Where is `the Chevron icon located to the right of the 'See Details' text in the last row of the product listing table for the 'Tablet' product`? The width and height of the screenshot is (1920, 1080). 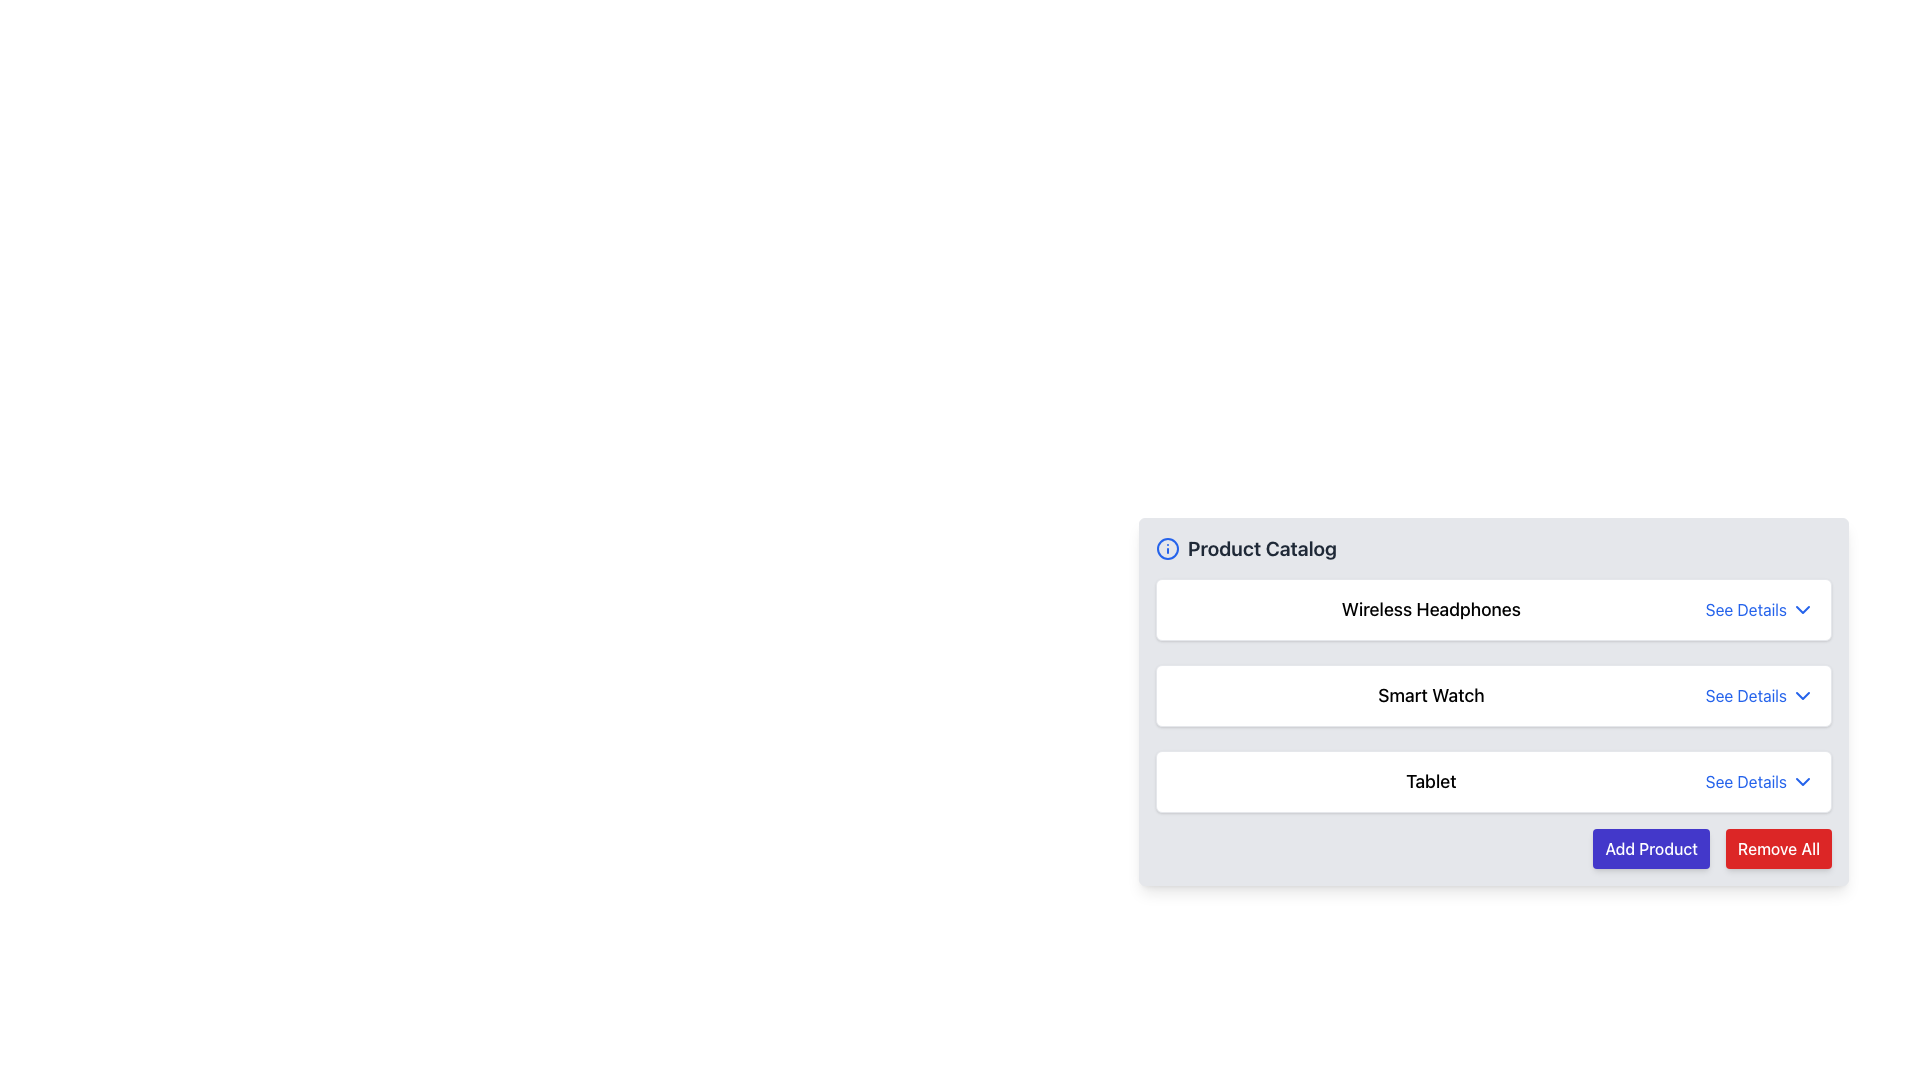 the Chevron icon located to the right of the 'See Details' text in the last row of the product listing table for the 'Tablet' product is located at coordinates (1803, 781).